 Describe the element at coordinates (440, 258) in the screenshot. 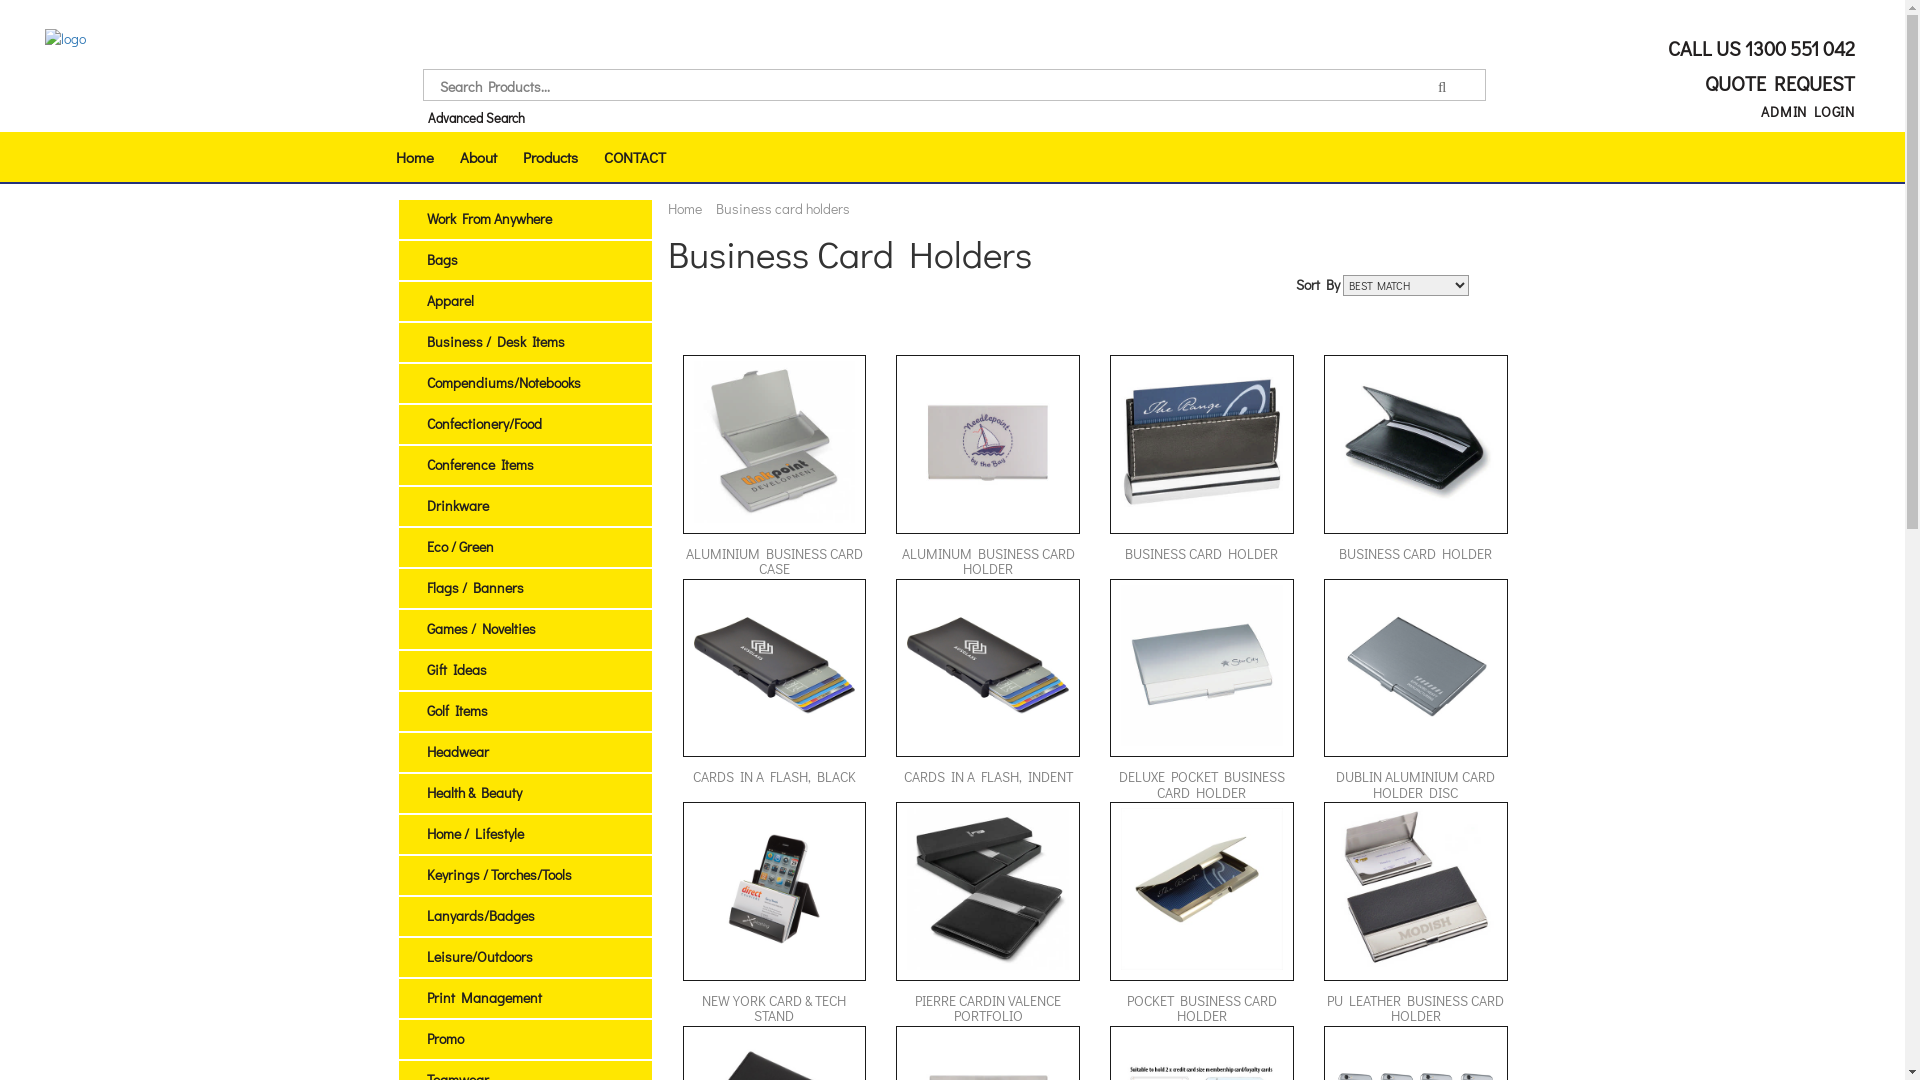

I see `'Bags'` at that location.